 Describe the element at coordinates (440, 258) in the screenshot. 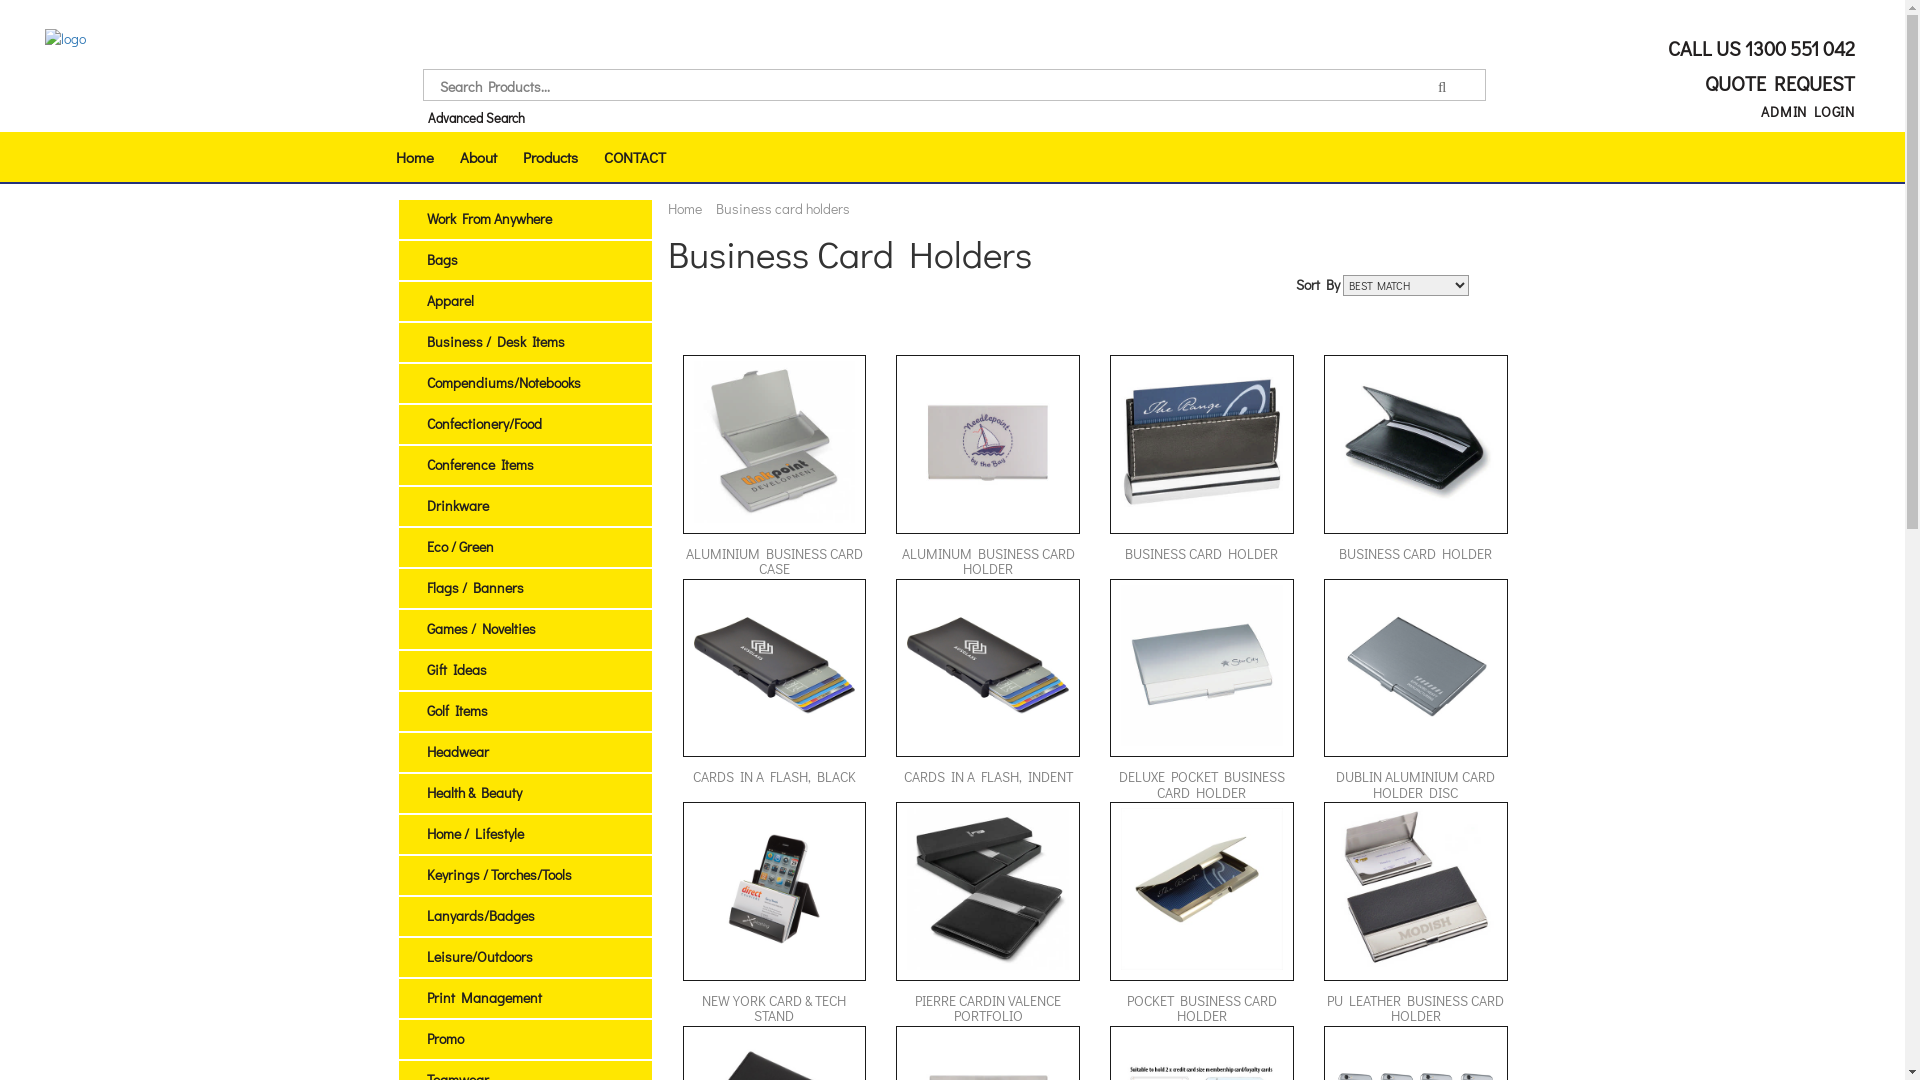

I see `'Bags'` at that location.